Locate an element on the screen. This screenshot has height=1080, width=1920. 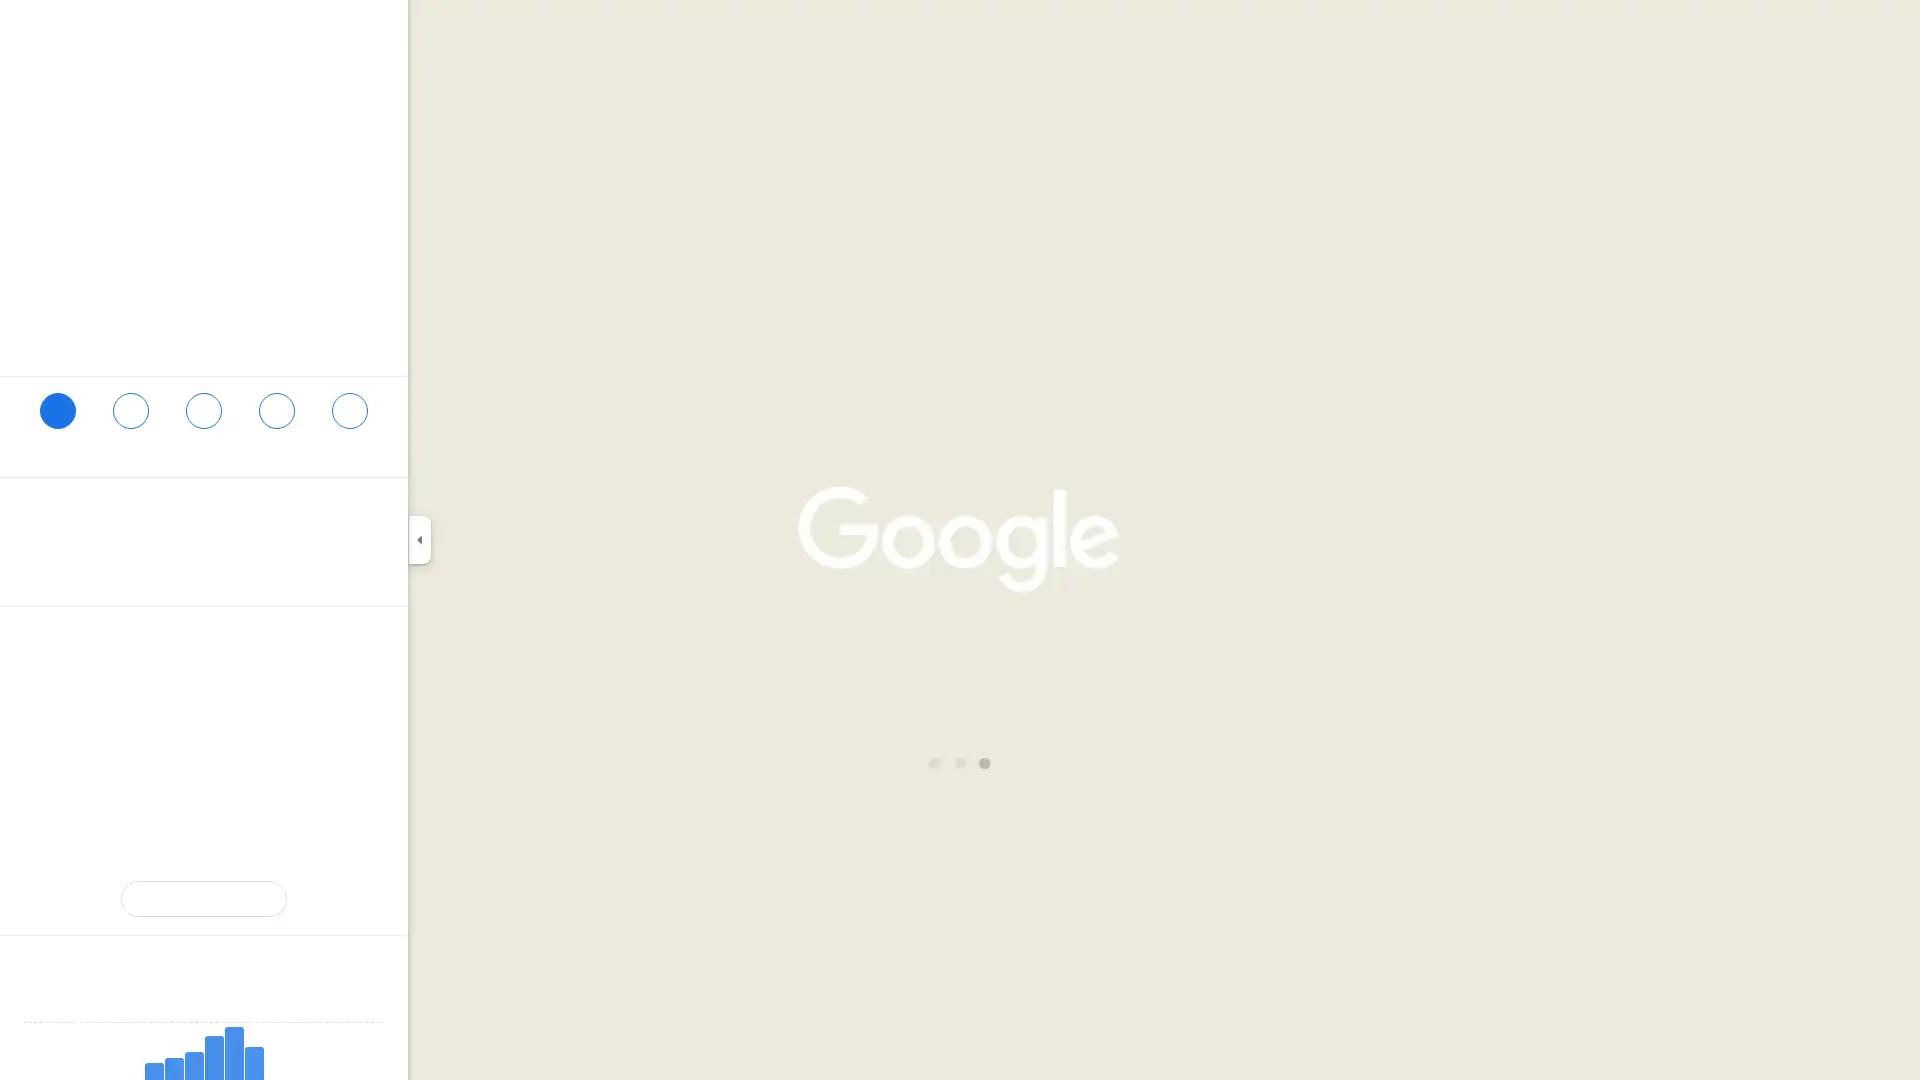
Clear search is located at coordinates (373, 31).